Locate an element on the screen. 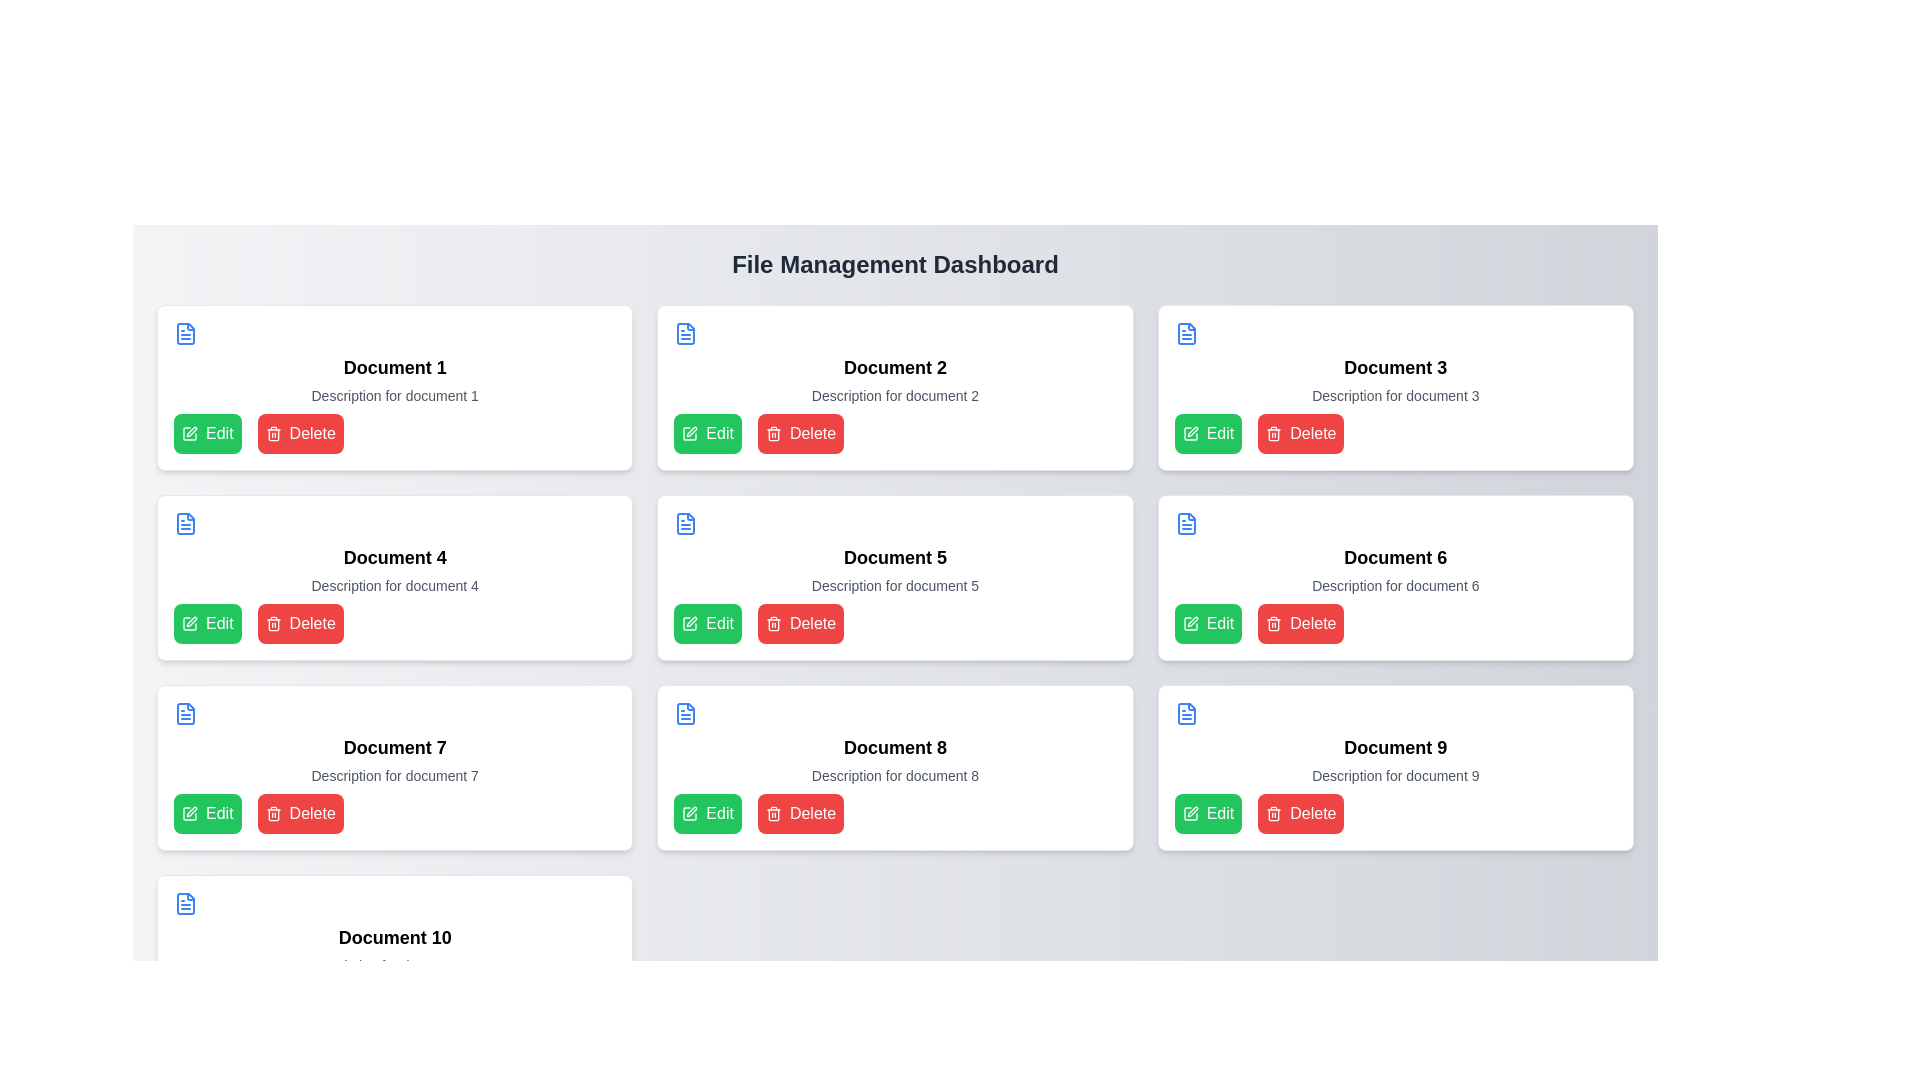 The height and width of the screenshot is (1080, 1920). the SVG document icon located in the top-left corner of the 'Document 1' box is located at coordinates (186, 333).